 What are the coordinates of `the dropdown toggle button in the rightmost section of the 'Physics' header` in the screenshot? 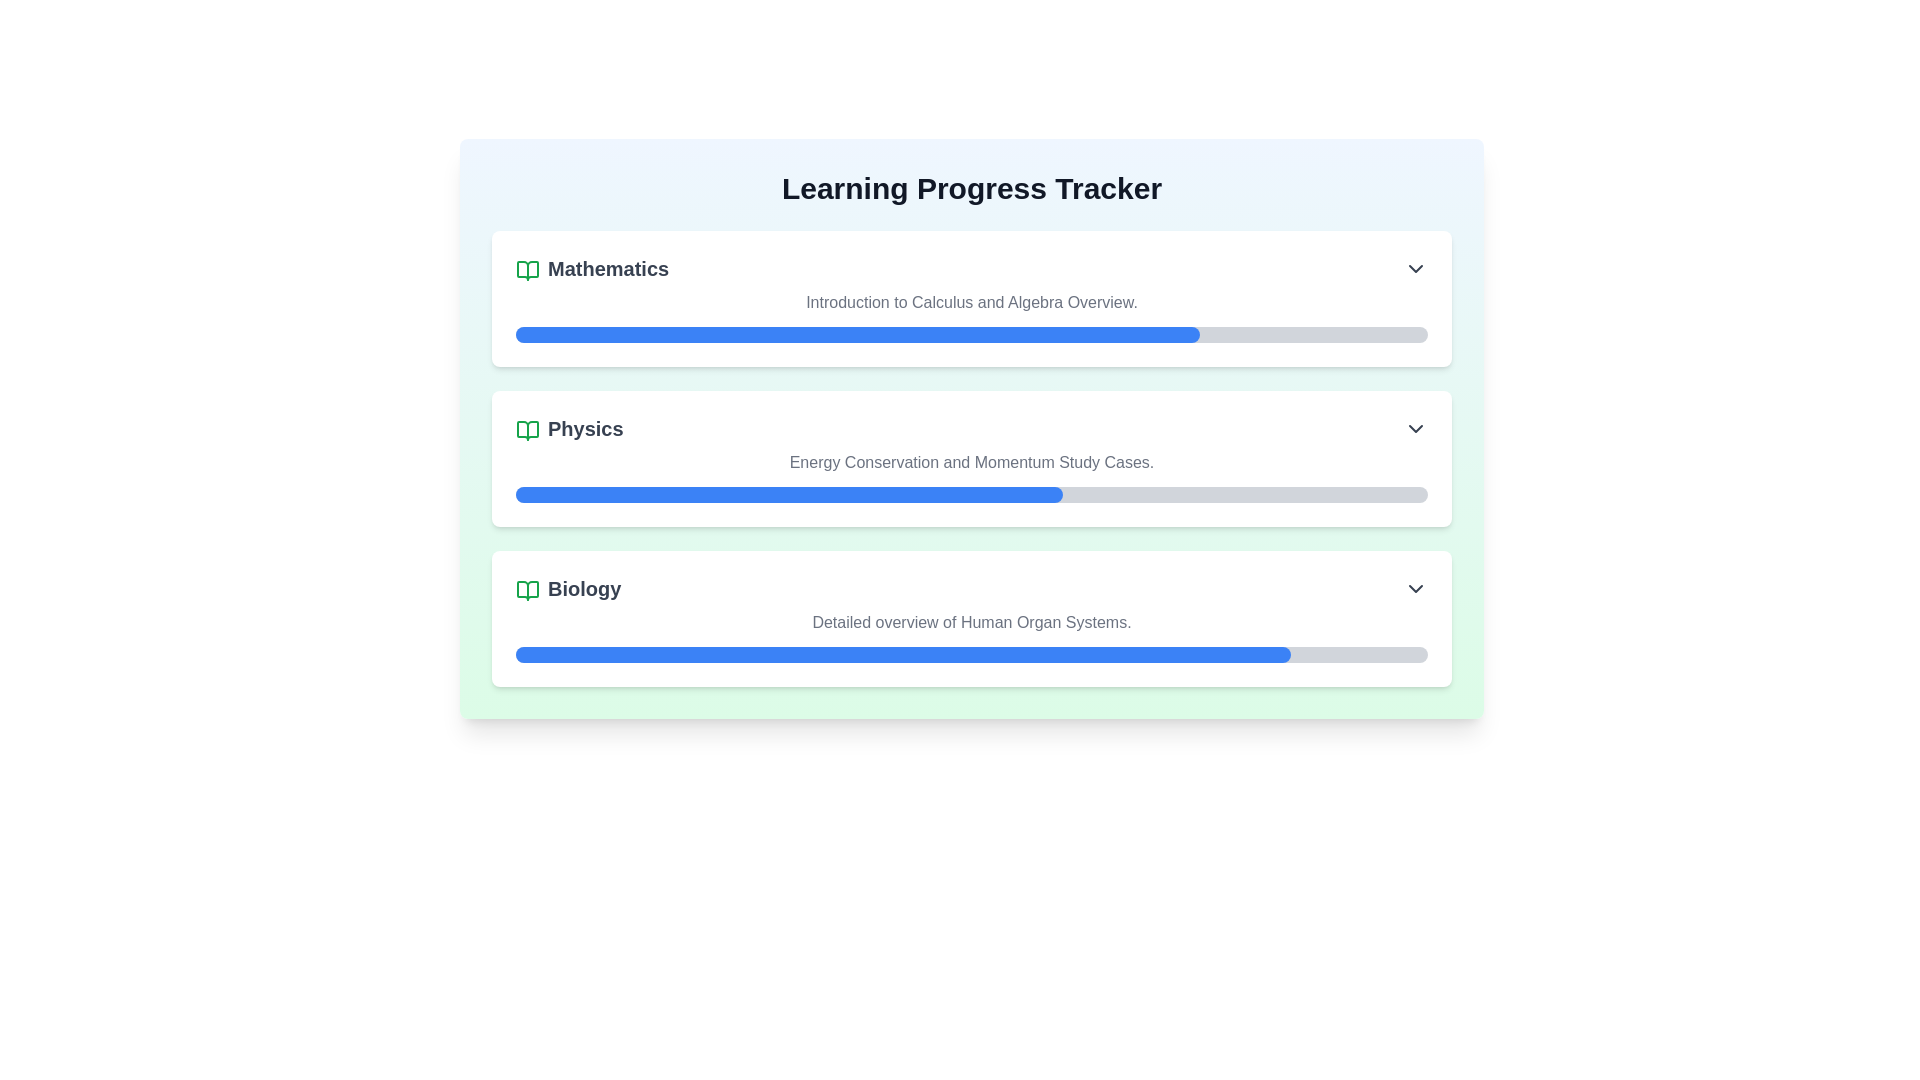 It's located at (1415, 427).